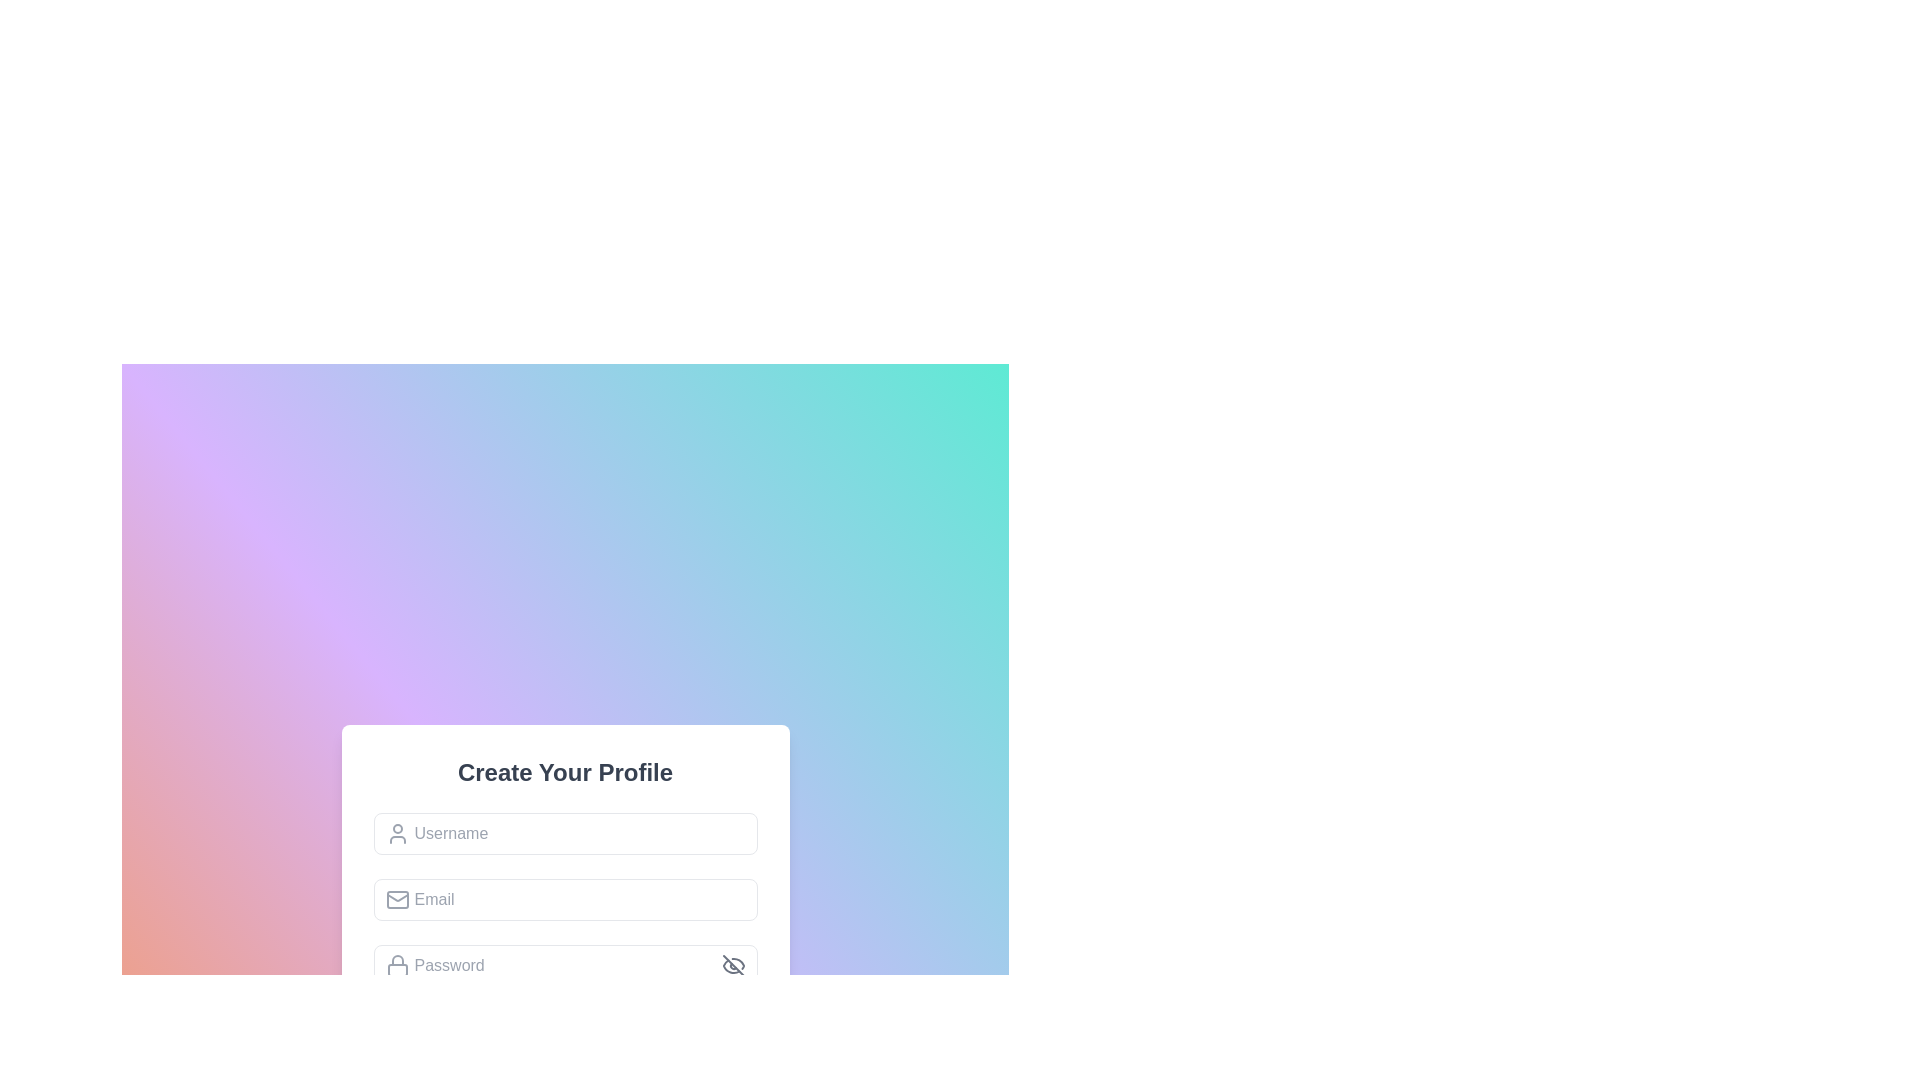 The width and height of the screenshot is (1920, 1080). I want to click on the submit button located at the bottom of the 'Create Your Profile' section to observe the hover effect, so click(564, 1030).